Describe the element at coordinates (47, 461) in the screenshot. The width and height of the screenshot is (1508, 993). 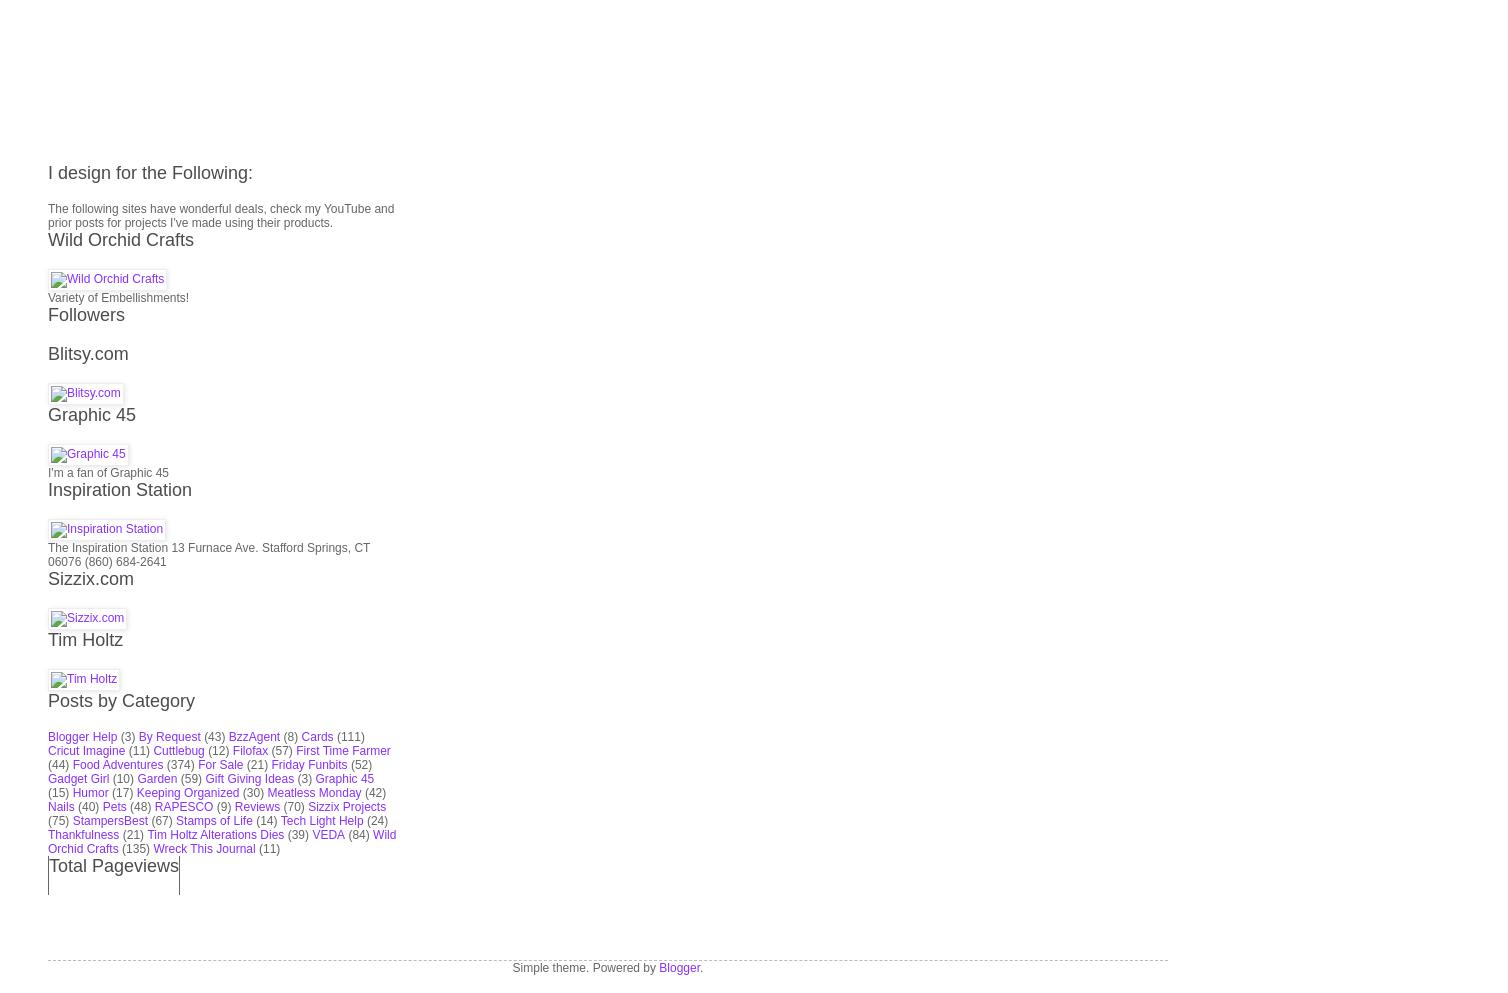
I see `'Posts by Category'` at that location.